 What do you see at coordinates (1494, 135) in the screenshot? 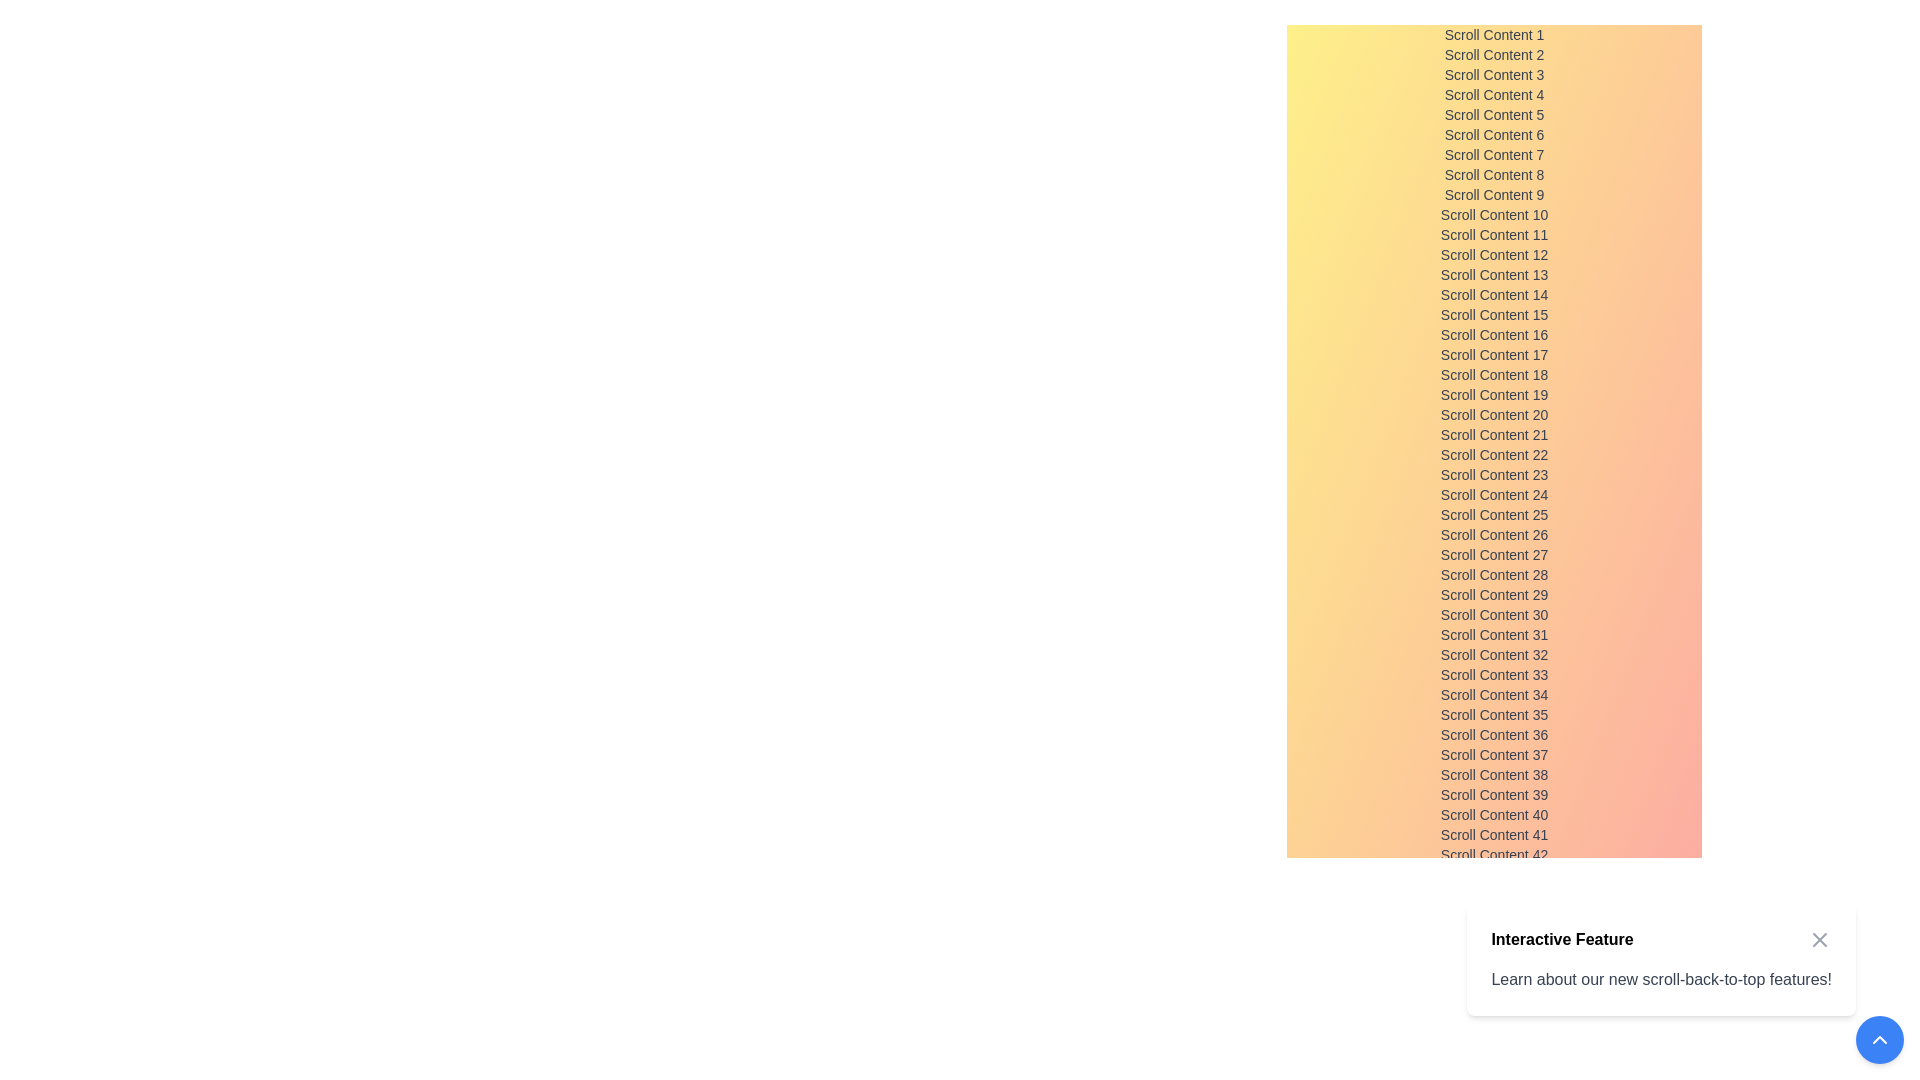
I see `the static text element displaying 'Scroll Content 6', which is the sixth item in a vertically scrolling list of similar styled text elements` at bounding box center [1494, 135].